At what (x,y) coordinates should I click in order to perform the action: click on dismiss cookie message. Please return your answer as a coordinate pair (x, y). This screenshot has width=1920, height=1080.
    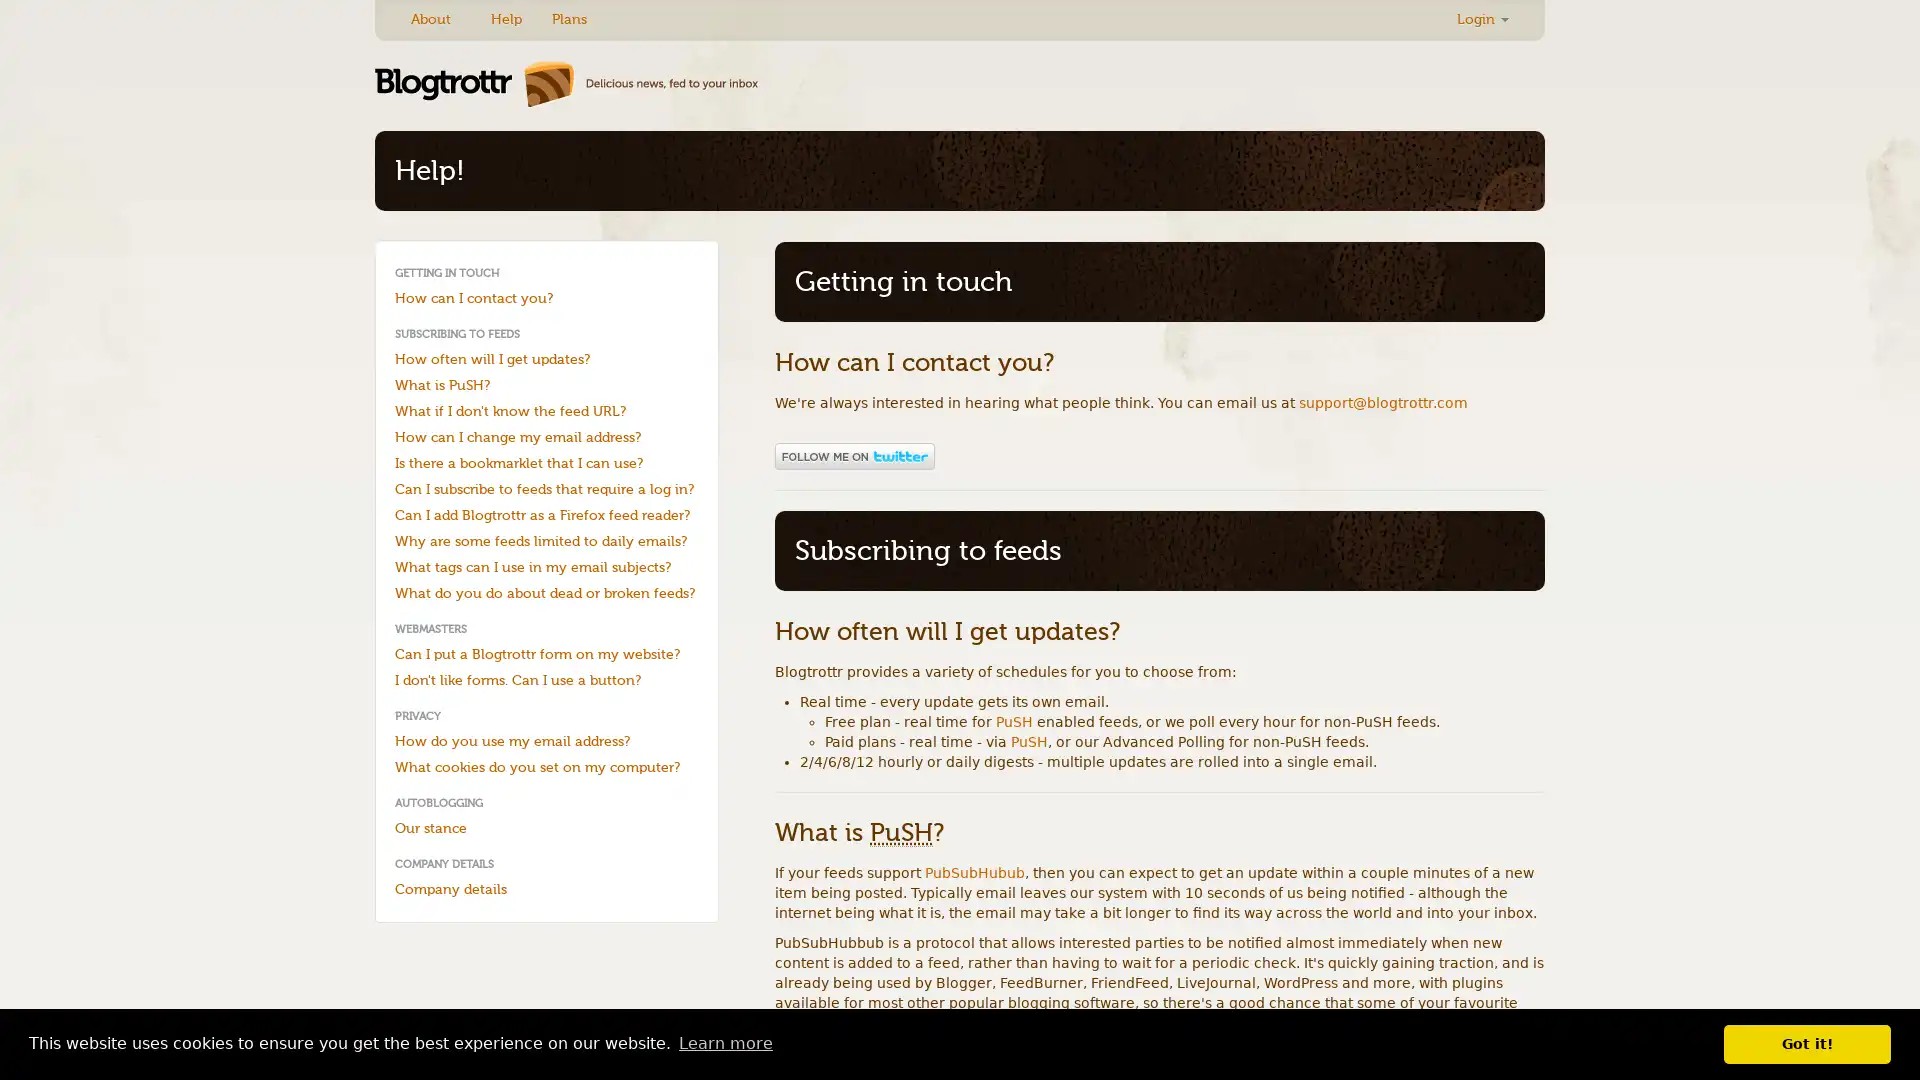
    Looking at the image, I should click on (1807, 1043).